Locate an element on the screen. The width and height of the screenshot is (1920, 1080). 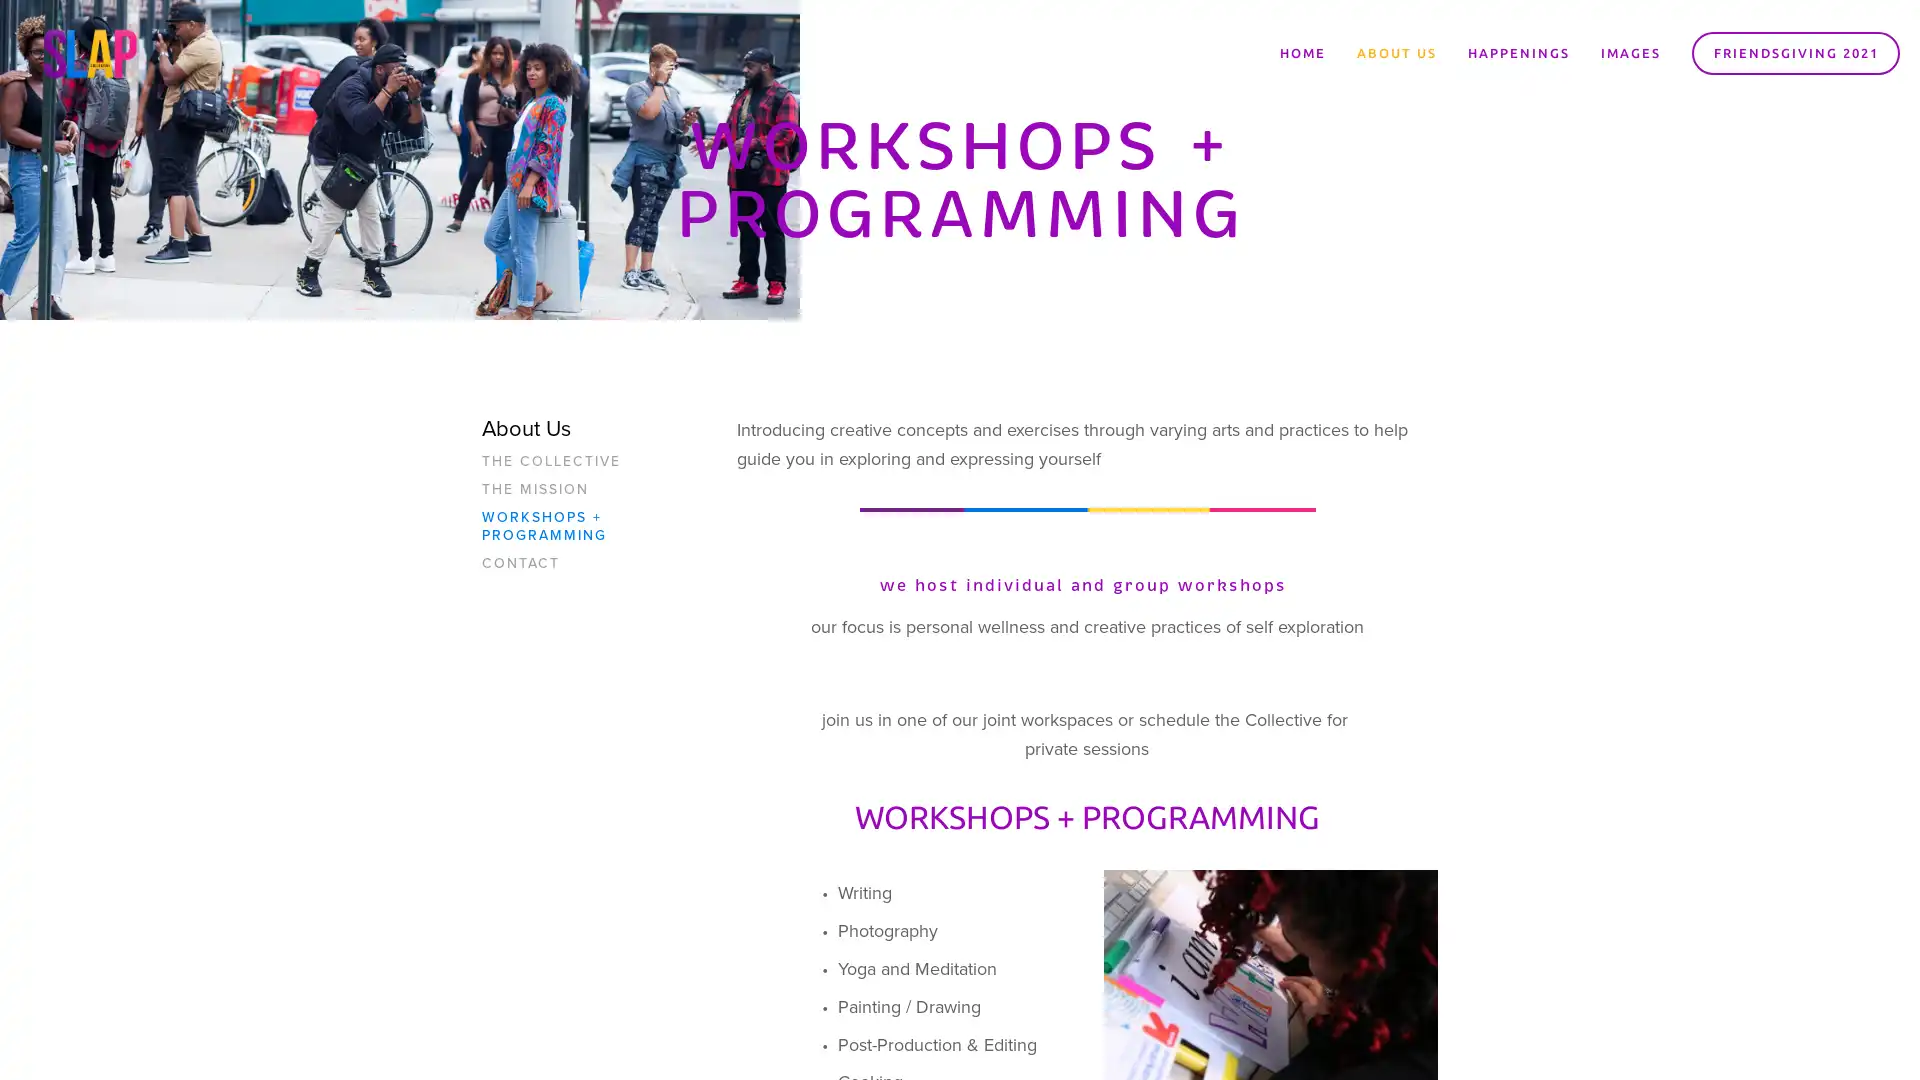
get mo' SLAP! is located at coordinates (1084, 592).